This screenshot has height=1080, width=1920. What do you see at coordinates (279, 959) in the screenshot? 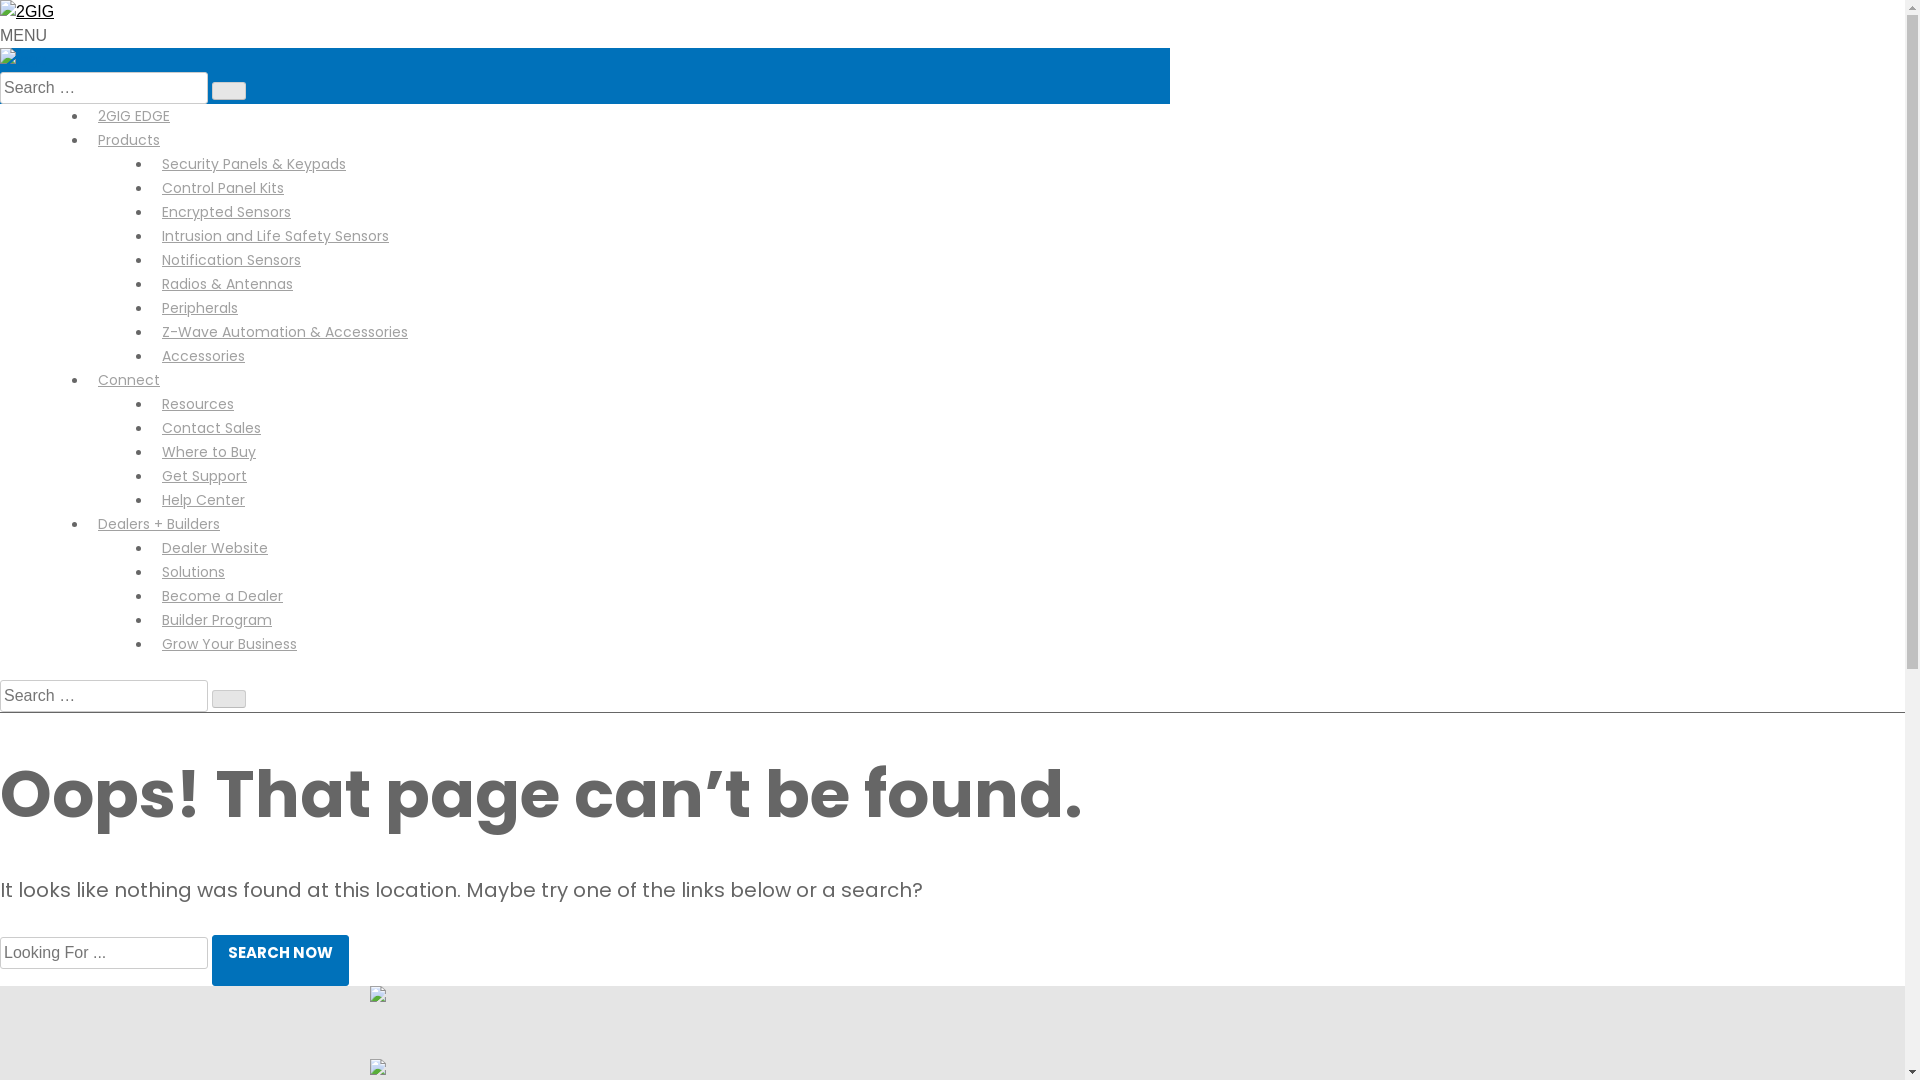
I see `'SEARCH NOW'` at bounding box center [279, 959].